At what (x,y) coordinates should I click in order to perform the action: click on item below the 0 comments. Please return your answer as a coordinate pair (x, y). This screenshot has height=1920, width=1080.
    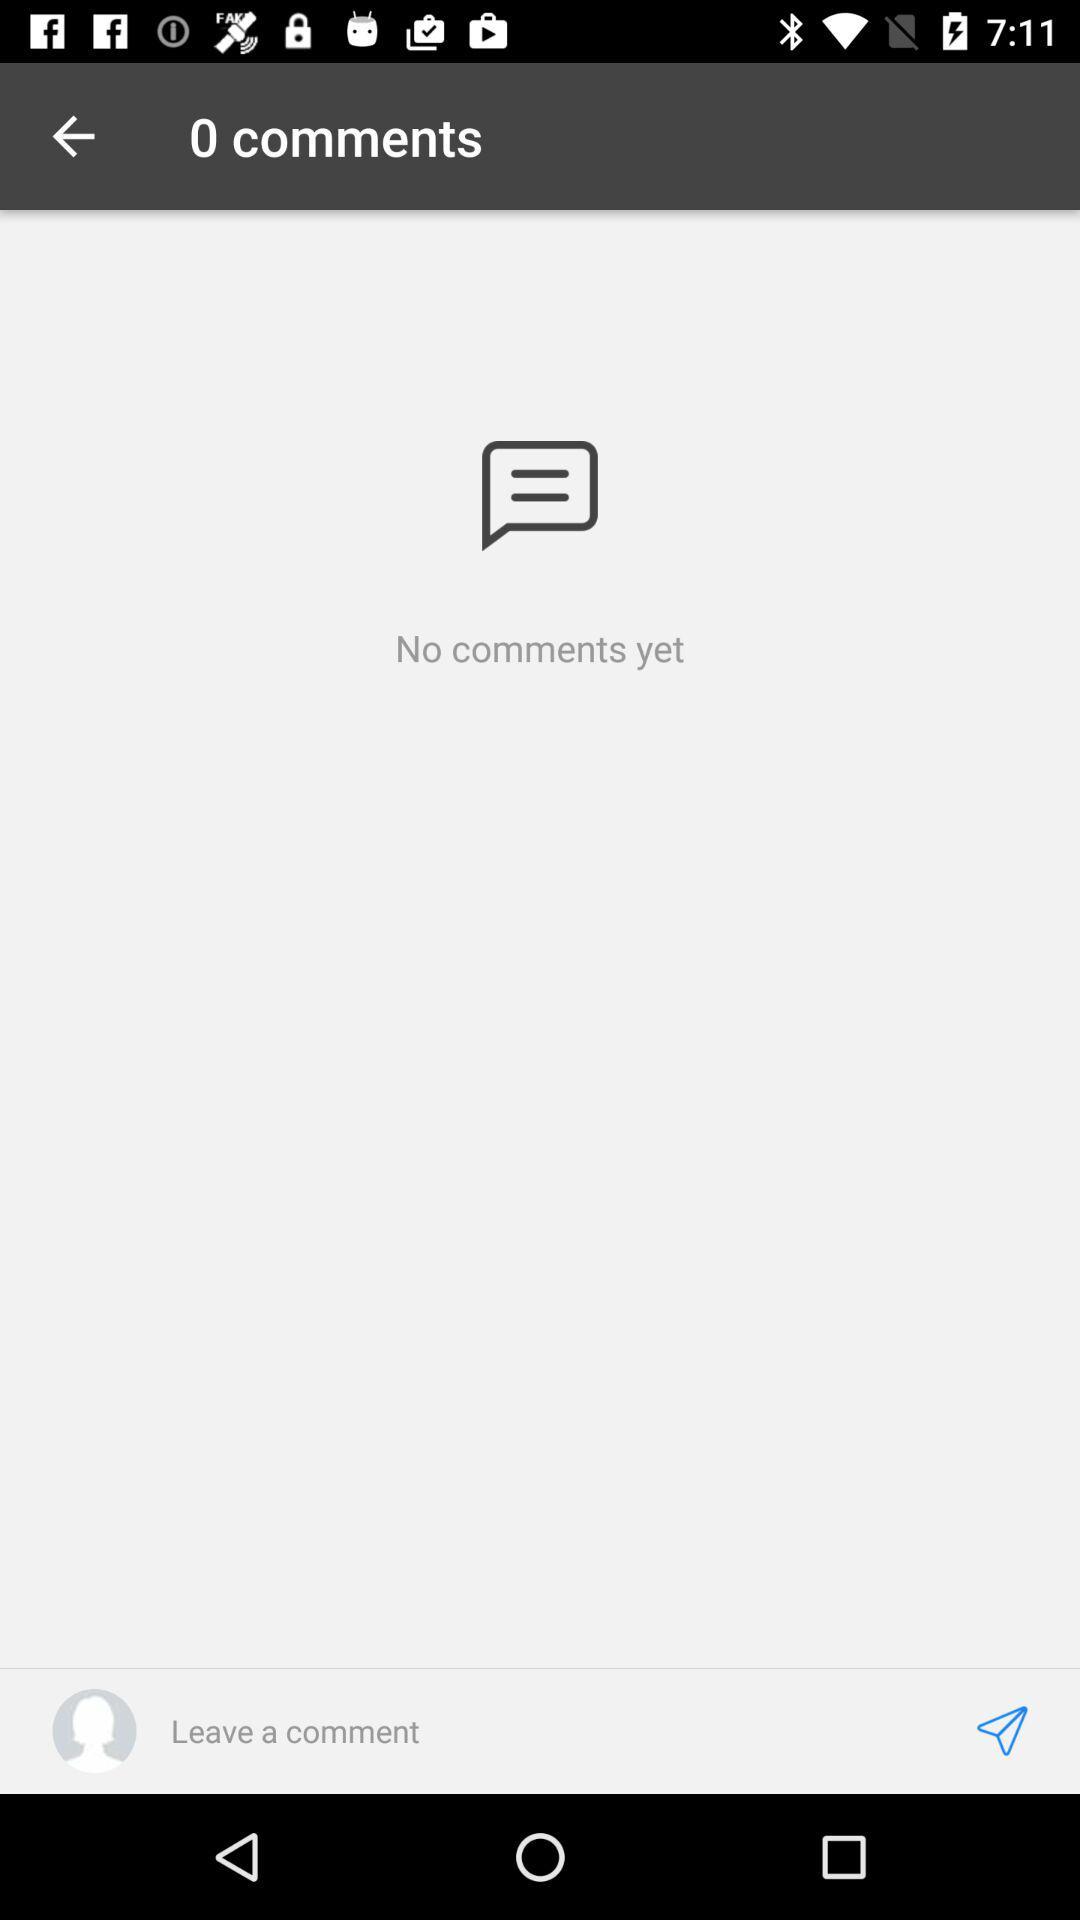
    Looking at the image, I should click on (540, 496).